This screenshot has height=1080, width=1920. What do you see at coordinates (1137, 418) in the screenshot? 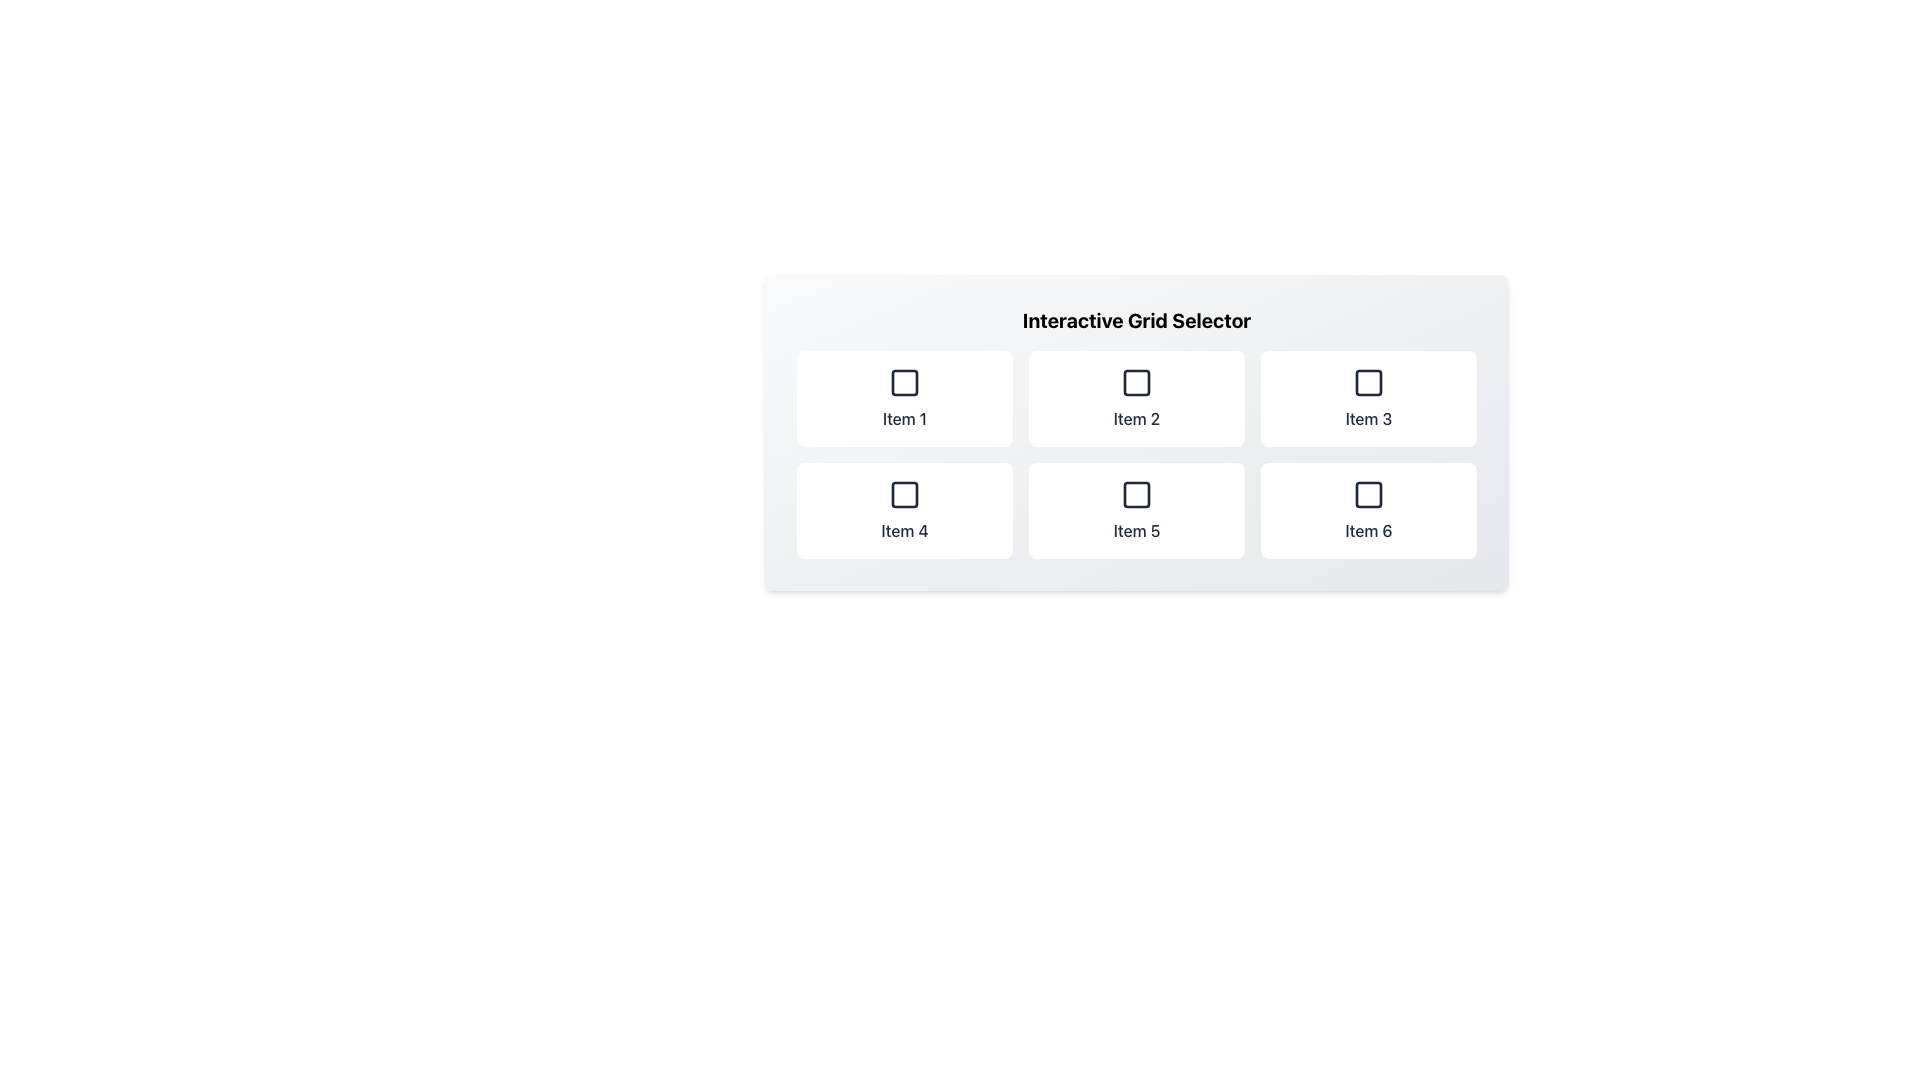
I see `the 'Item 2' text label, which is centrally positioned below a graphical icon in the second card of the grid, featuring a medium-weight font and a white background with rounded edges` at bounding box center [1137, 418].